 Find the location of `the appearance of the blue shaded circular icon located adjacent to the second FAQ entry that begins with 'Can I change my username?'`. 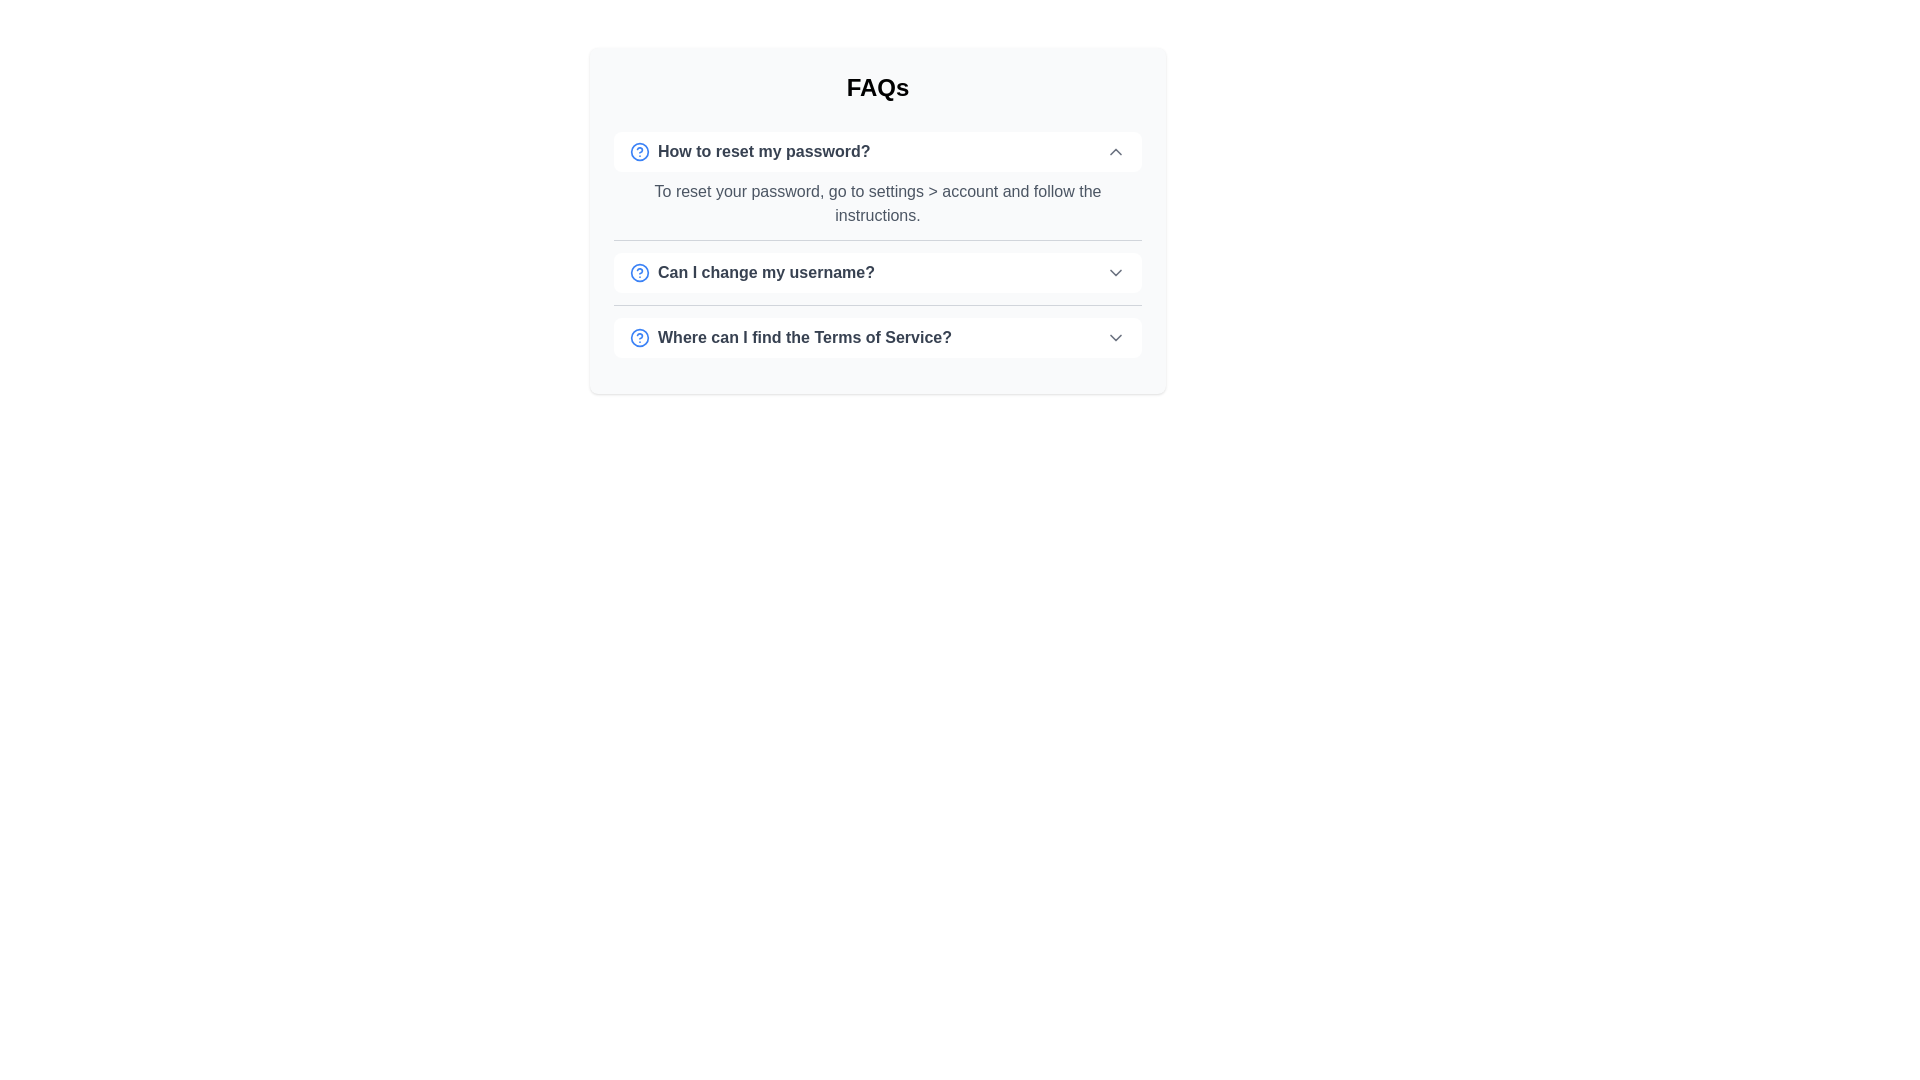

the appearance of the blue shaded circular icon located adjacent to the second FAQ entry that begins with 'Can I change my username?' is located at coordinates (638, 273).